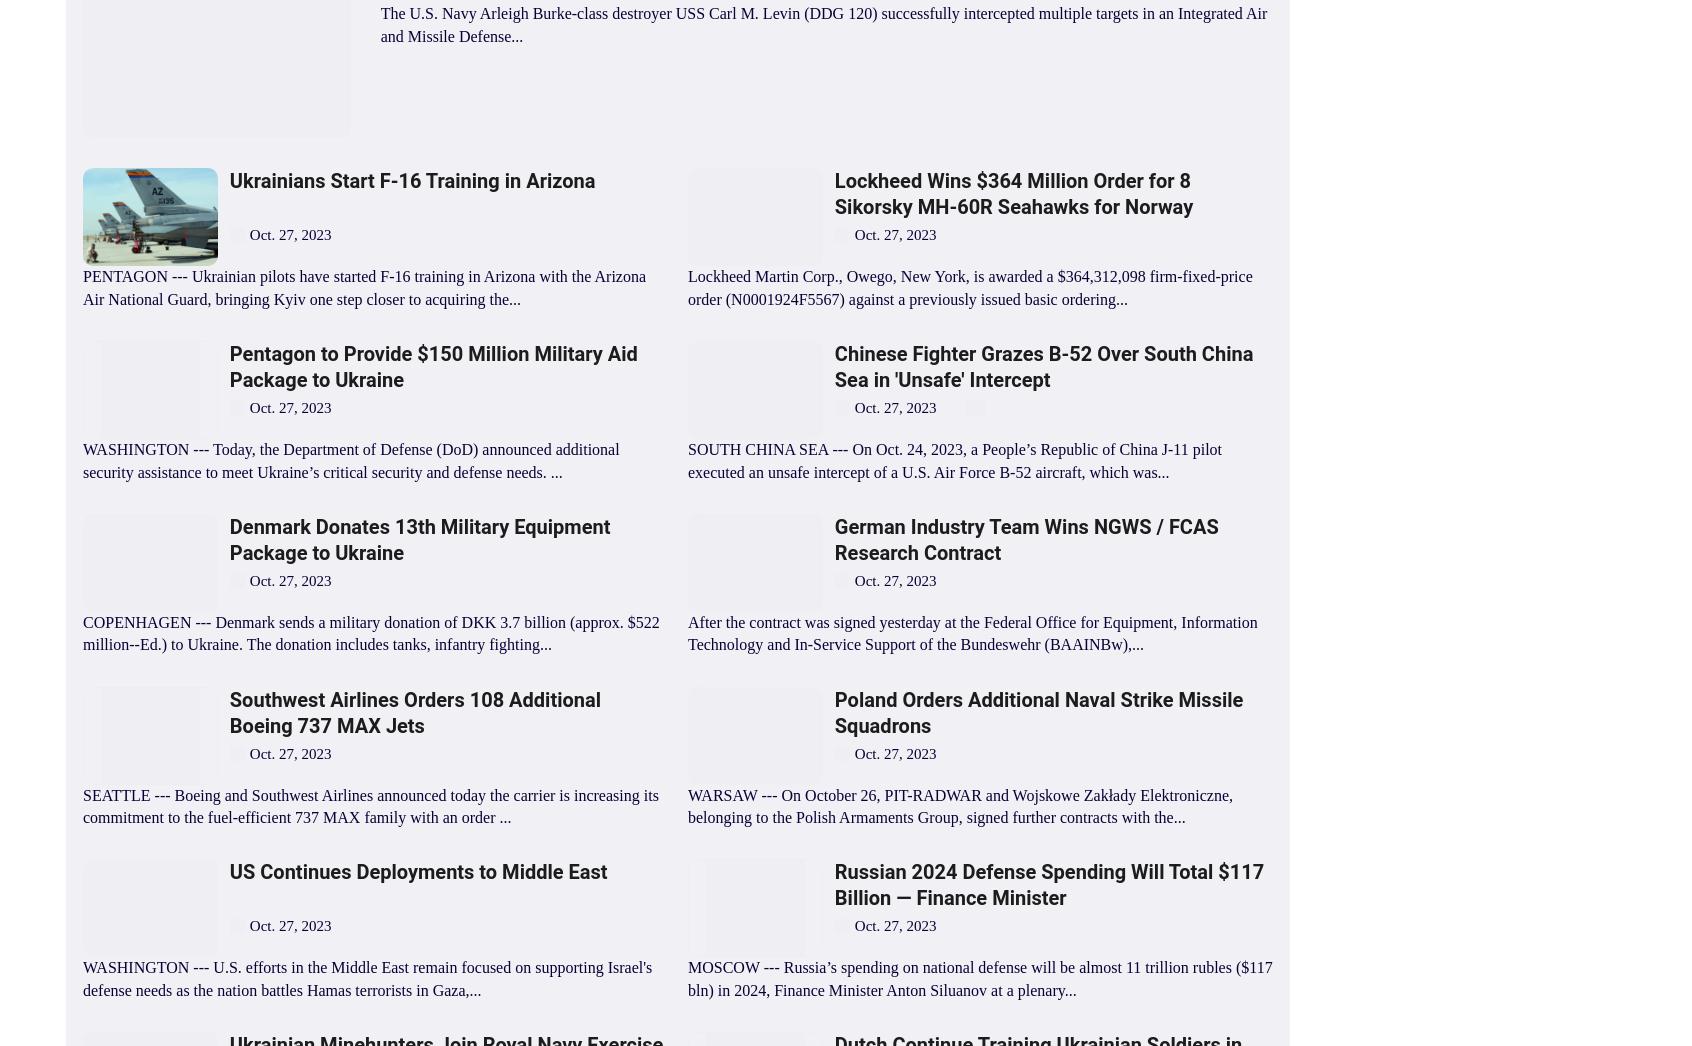 The image size is (1692, 1046). I want to click on 'COPENHAGEN --- Denmark sends a military donation of DKK 3.7 billion (approx. $522 million--Ed.) to Ukraine. The donation includes tanks, infantry fighting...', so click(371, 632).